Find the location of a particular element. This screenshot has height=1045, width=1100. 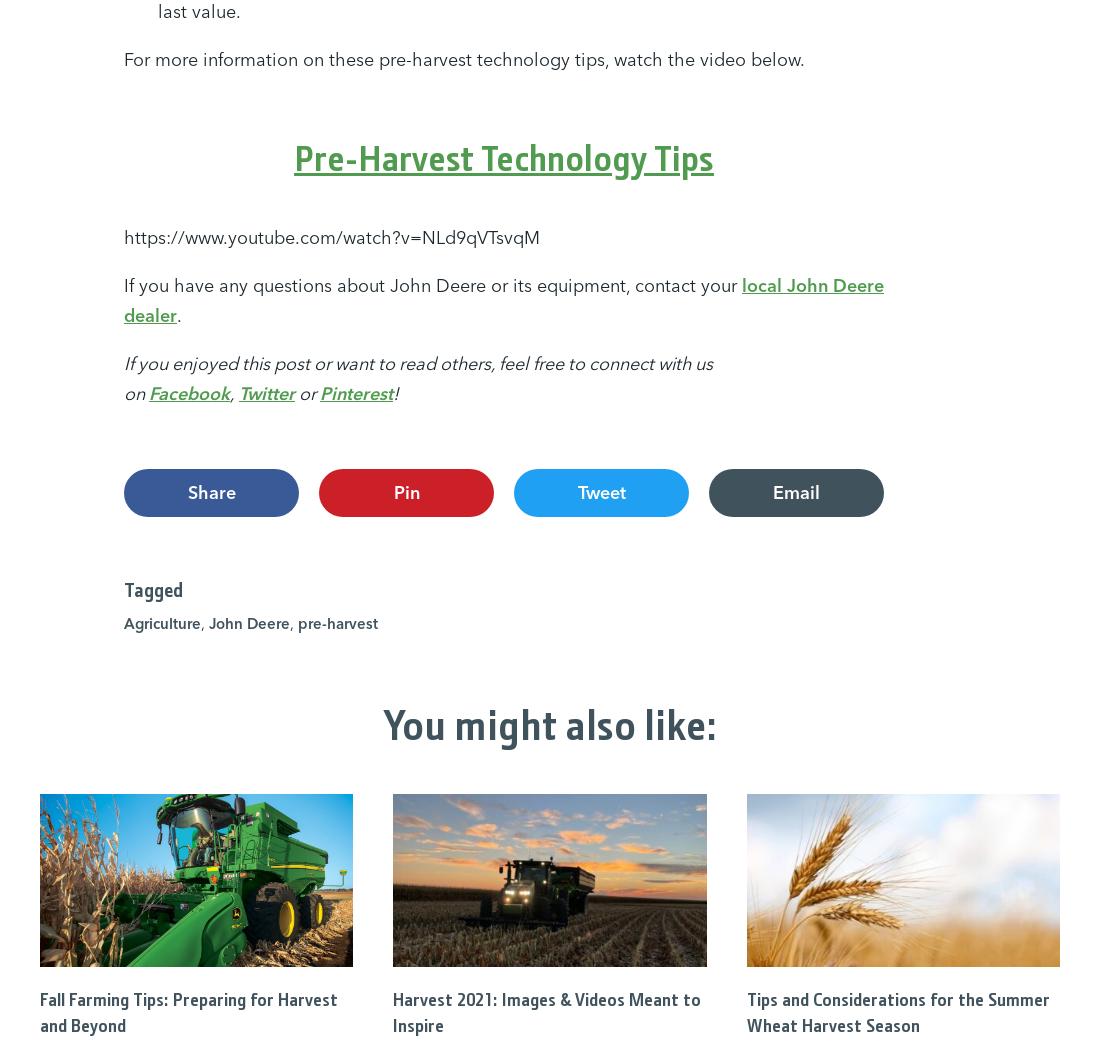

'Tweet' is located at coordinates (600, 491).